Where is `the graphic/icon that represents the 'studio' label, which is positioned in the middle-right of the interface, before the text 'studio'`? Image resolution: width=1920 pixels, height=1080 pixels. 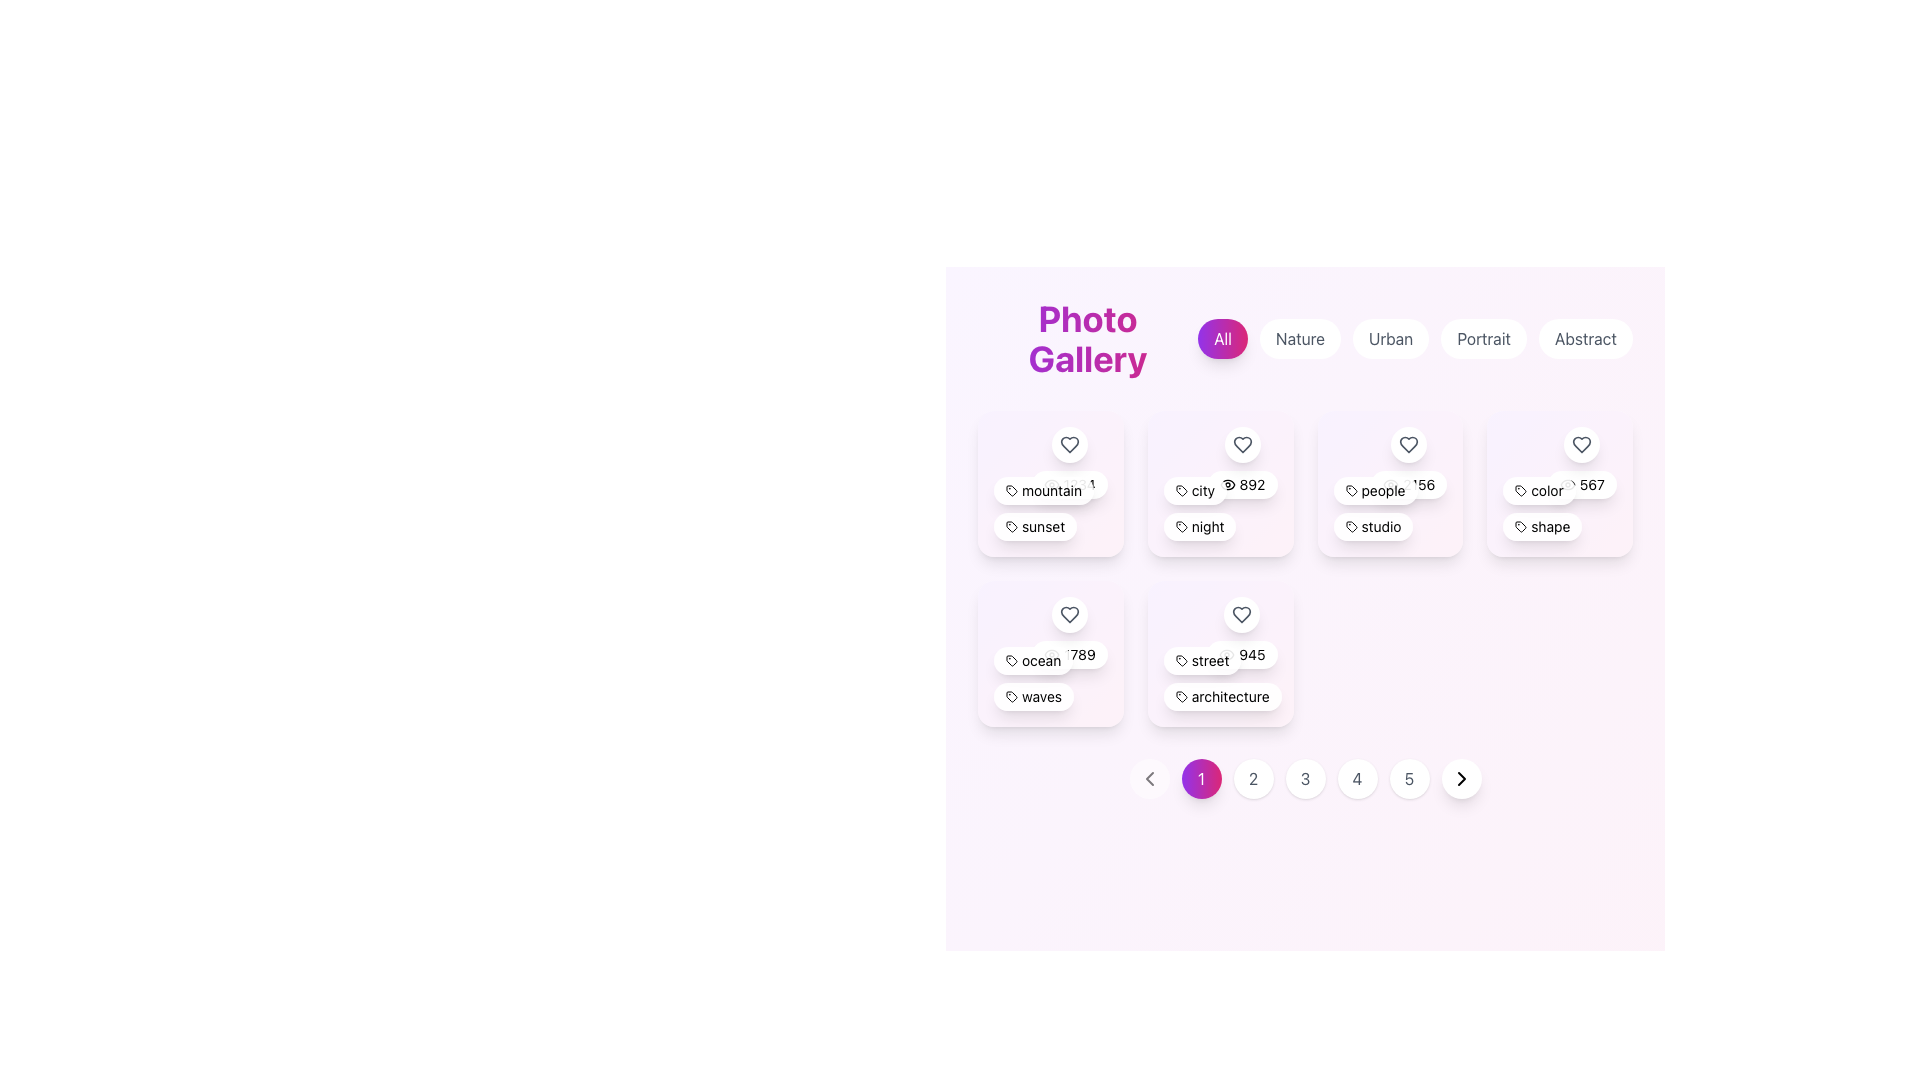 the graphic/icon that represents the 'studio' label, which is positioned in the middle-right of the interface, before the text 'studio' is located at coordinates (1351, 525).